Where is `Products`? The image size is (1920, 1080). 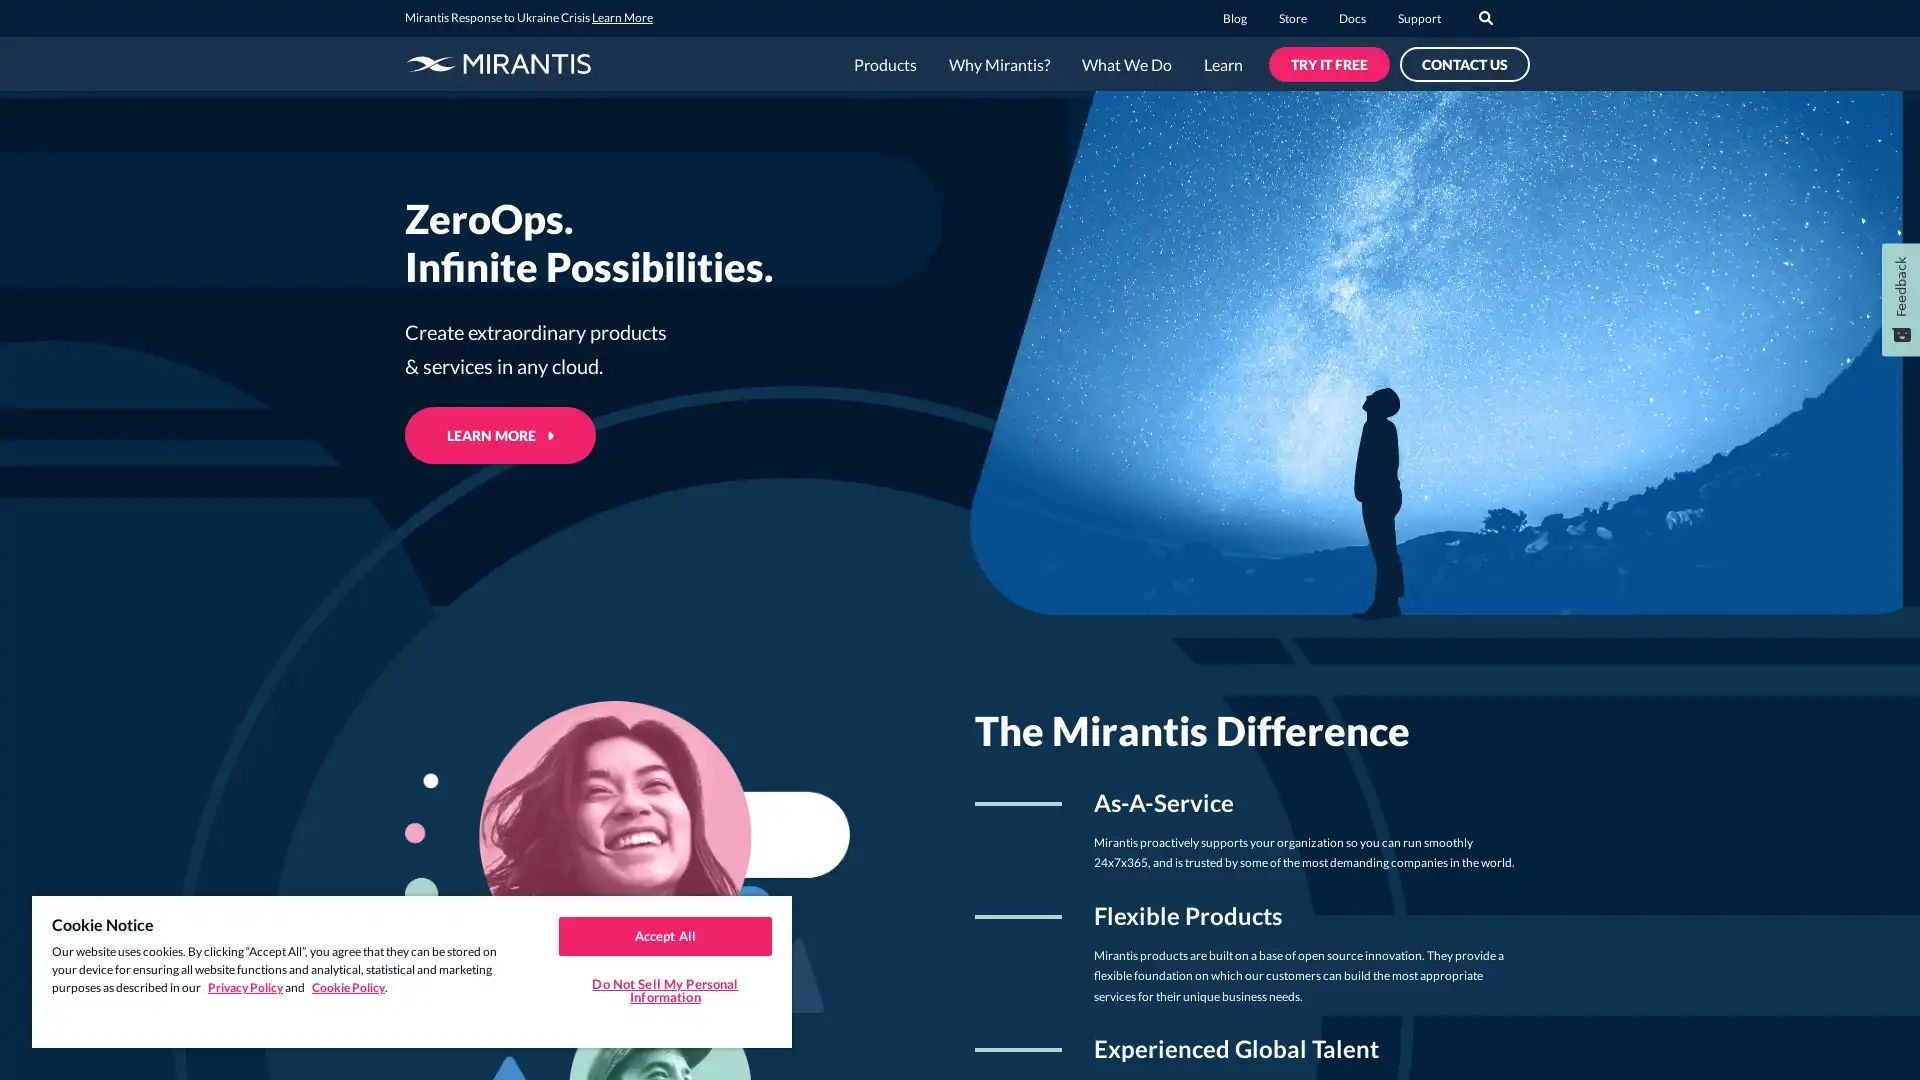
Products is located at coordinates (884, 64).